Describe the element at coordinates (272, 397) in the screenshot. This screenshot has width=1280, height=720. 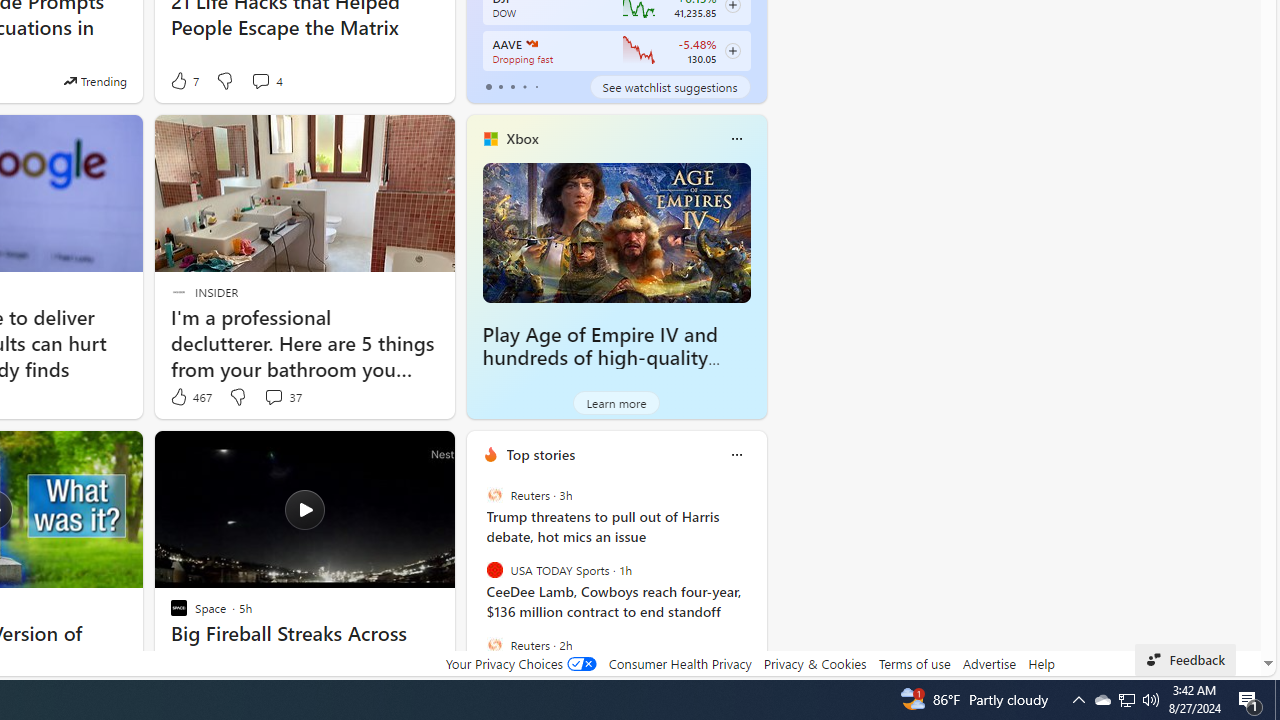
I see `'View comments 37 Comment'` at that location.